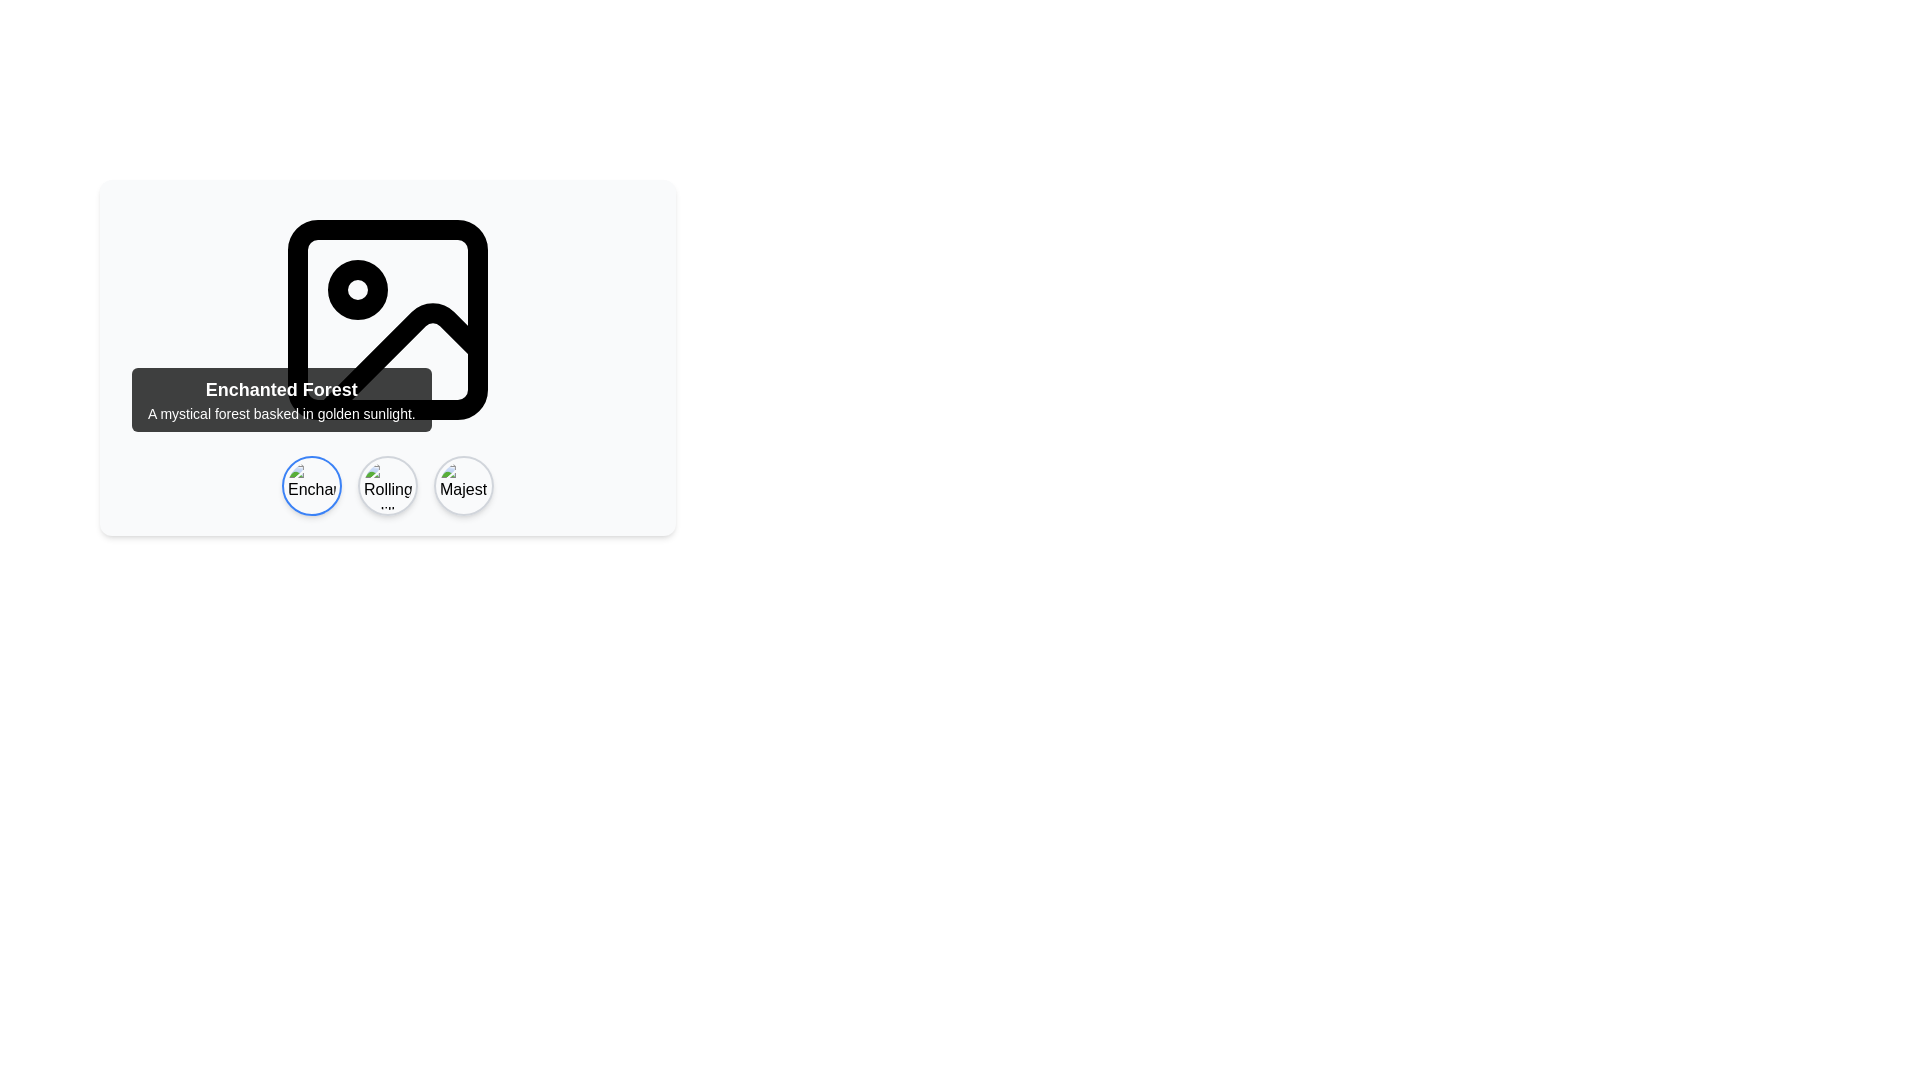  I want to click on the second interactive button that displays or filters content related to 'Rolling Hills', so click(388, 486).